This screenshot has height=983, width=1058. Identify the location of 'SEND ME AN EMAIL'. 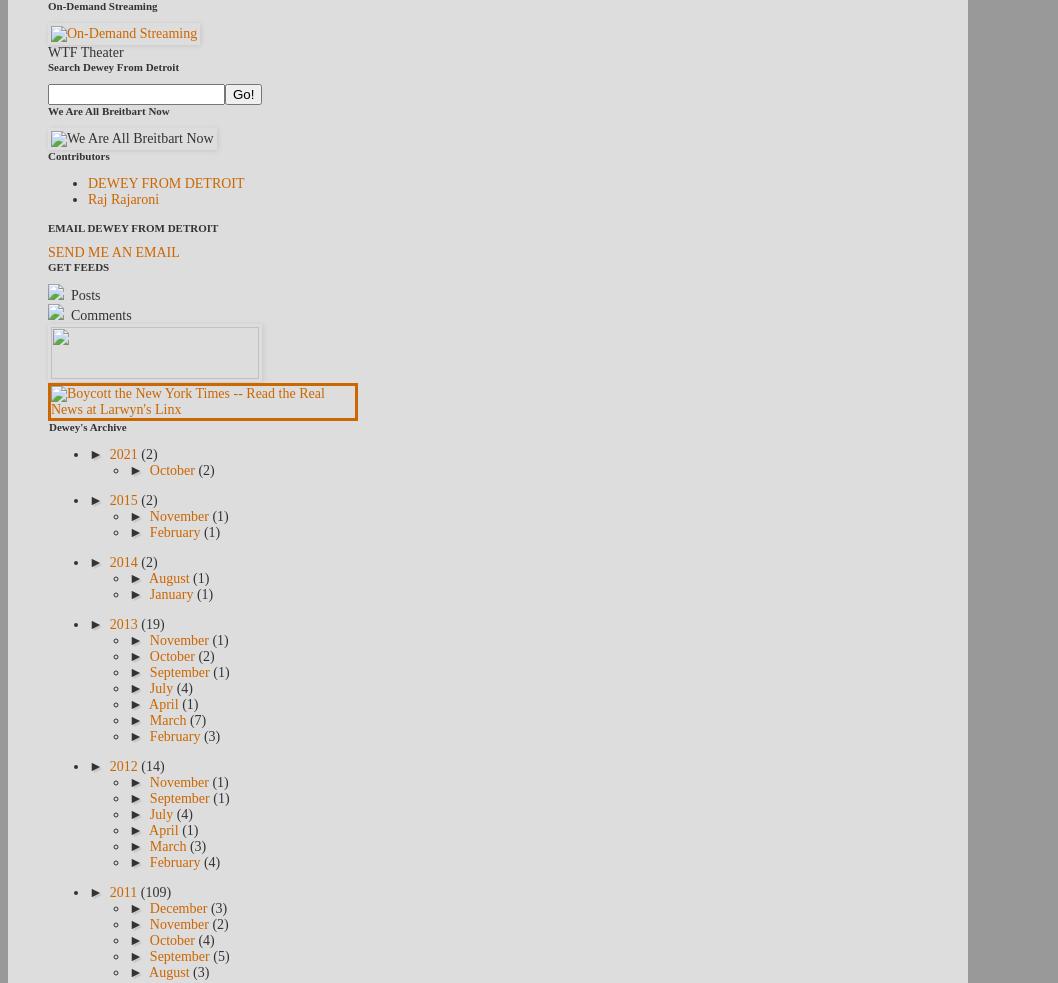
(112, 252).